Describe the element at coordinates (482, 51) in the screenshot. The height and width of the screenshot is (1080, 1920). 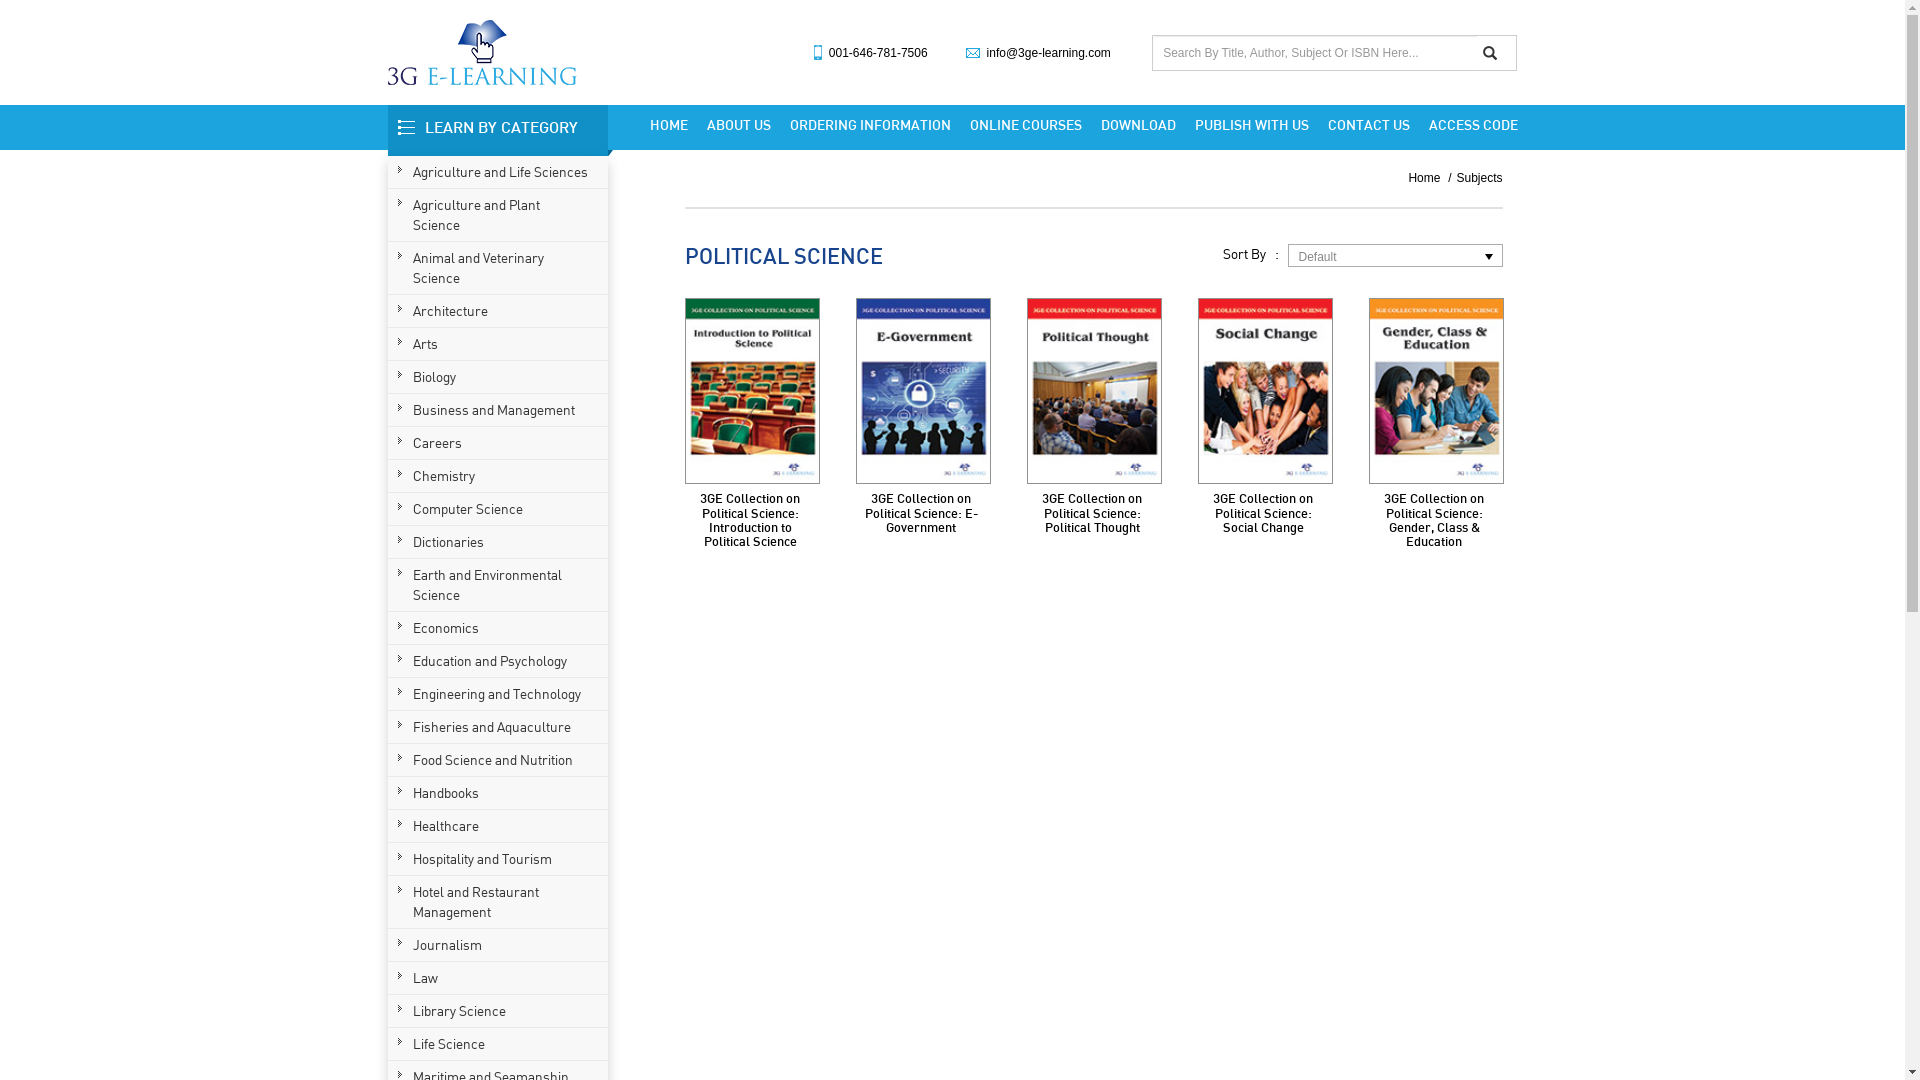
I see `'3G Learning'` at that location.